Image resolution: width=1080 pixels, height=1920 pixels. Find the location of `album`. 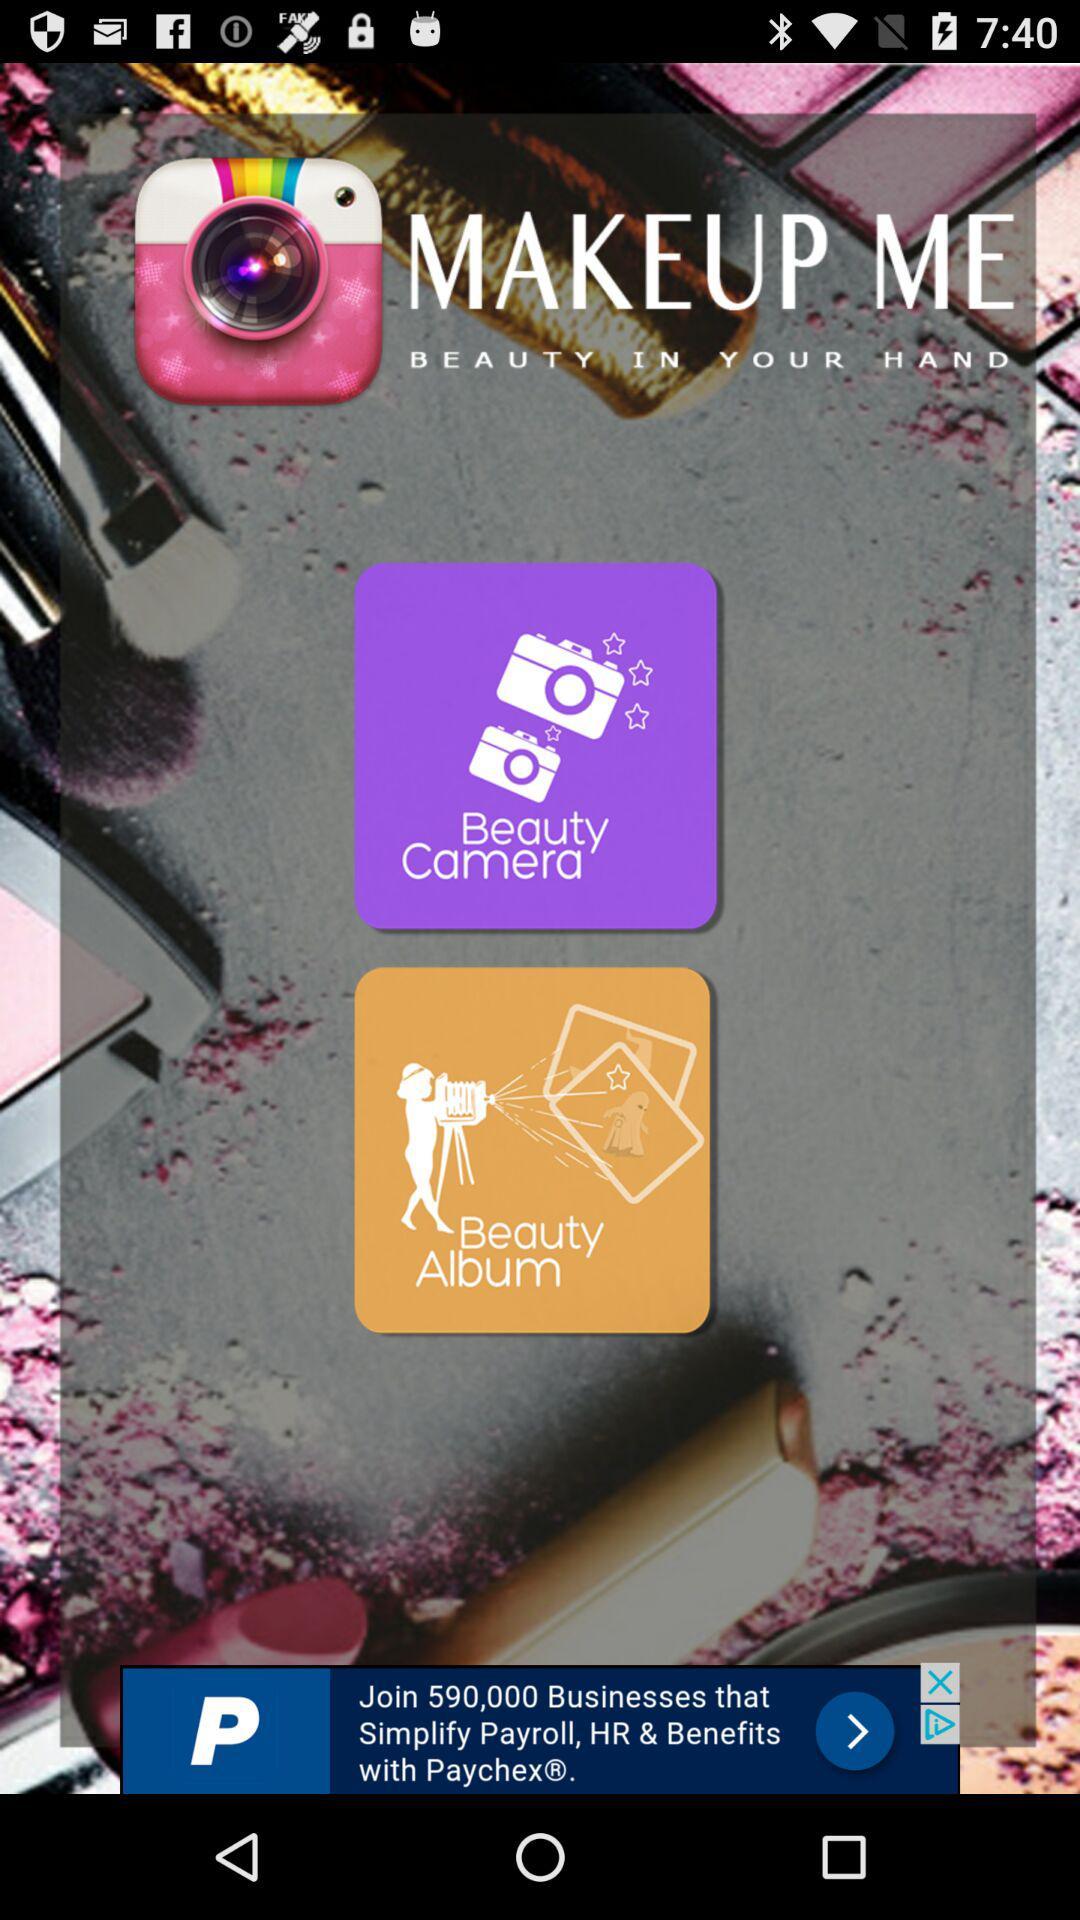

album is located at coordinates (540, 1155).